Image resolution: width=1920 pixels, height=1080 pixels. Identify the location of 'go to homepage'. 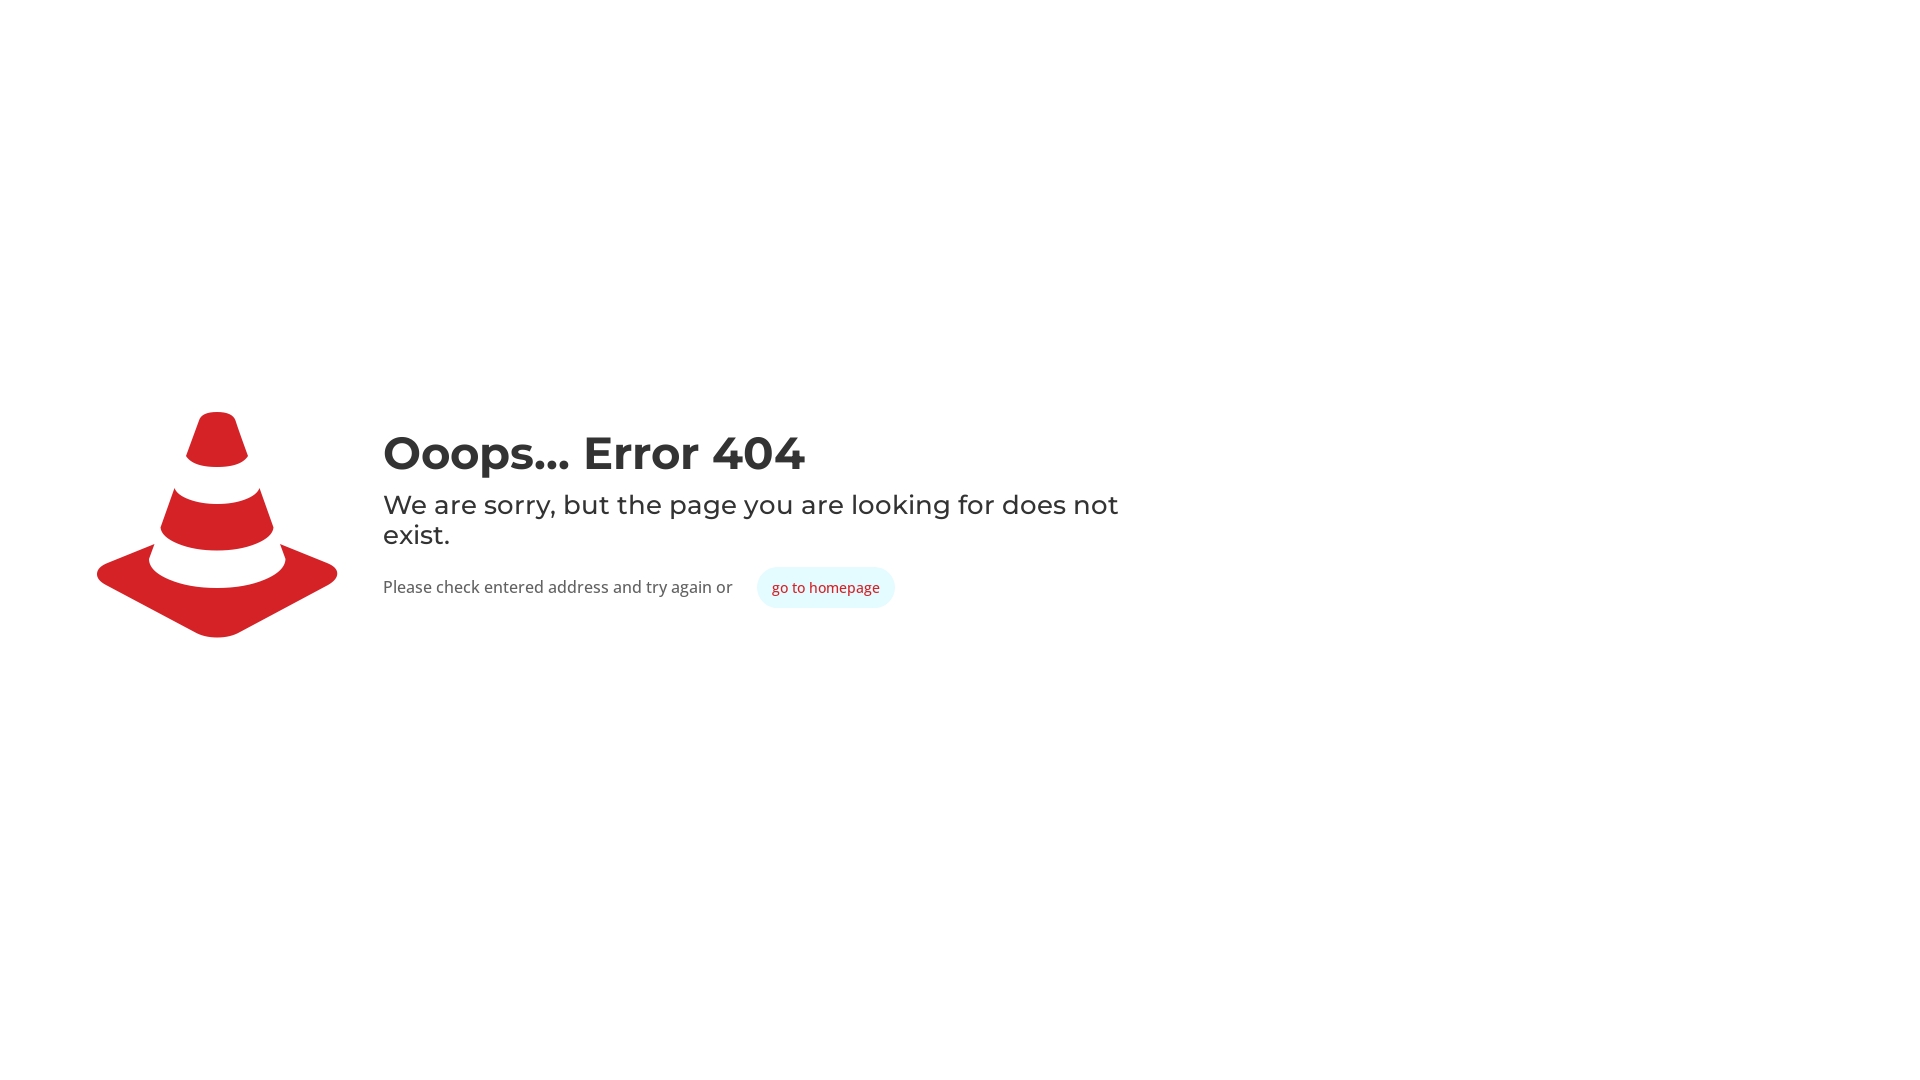
(825, 586).